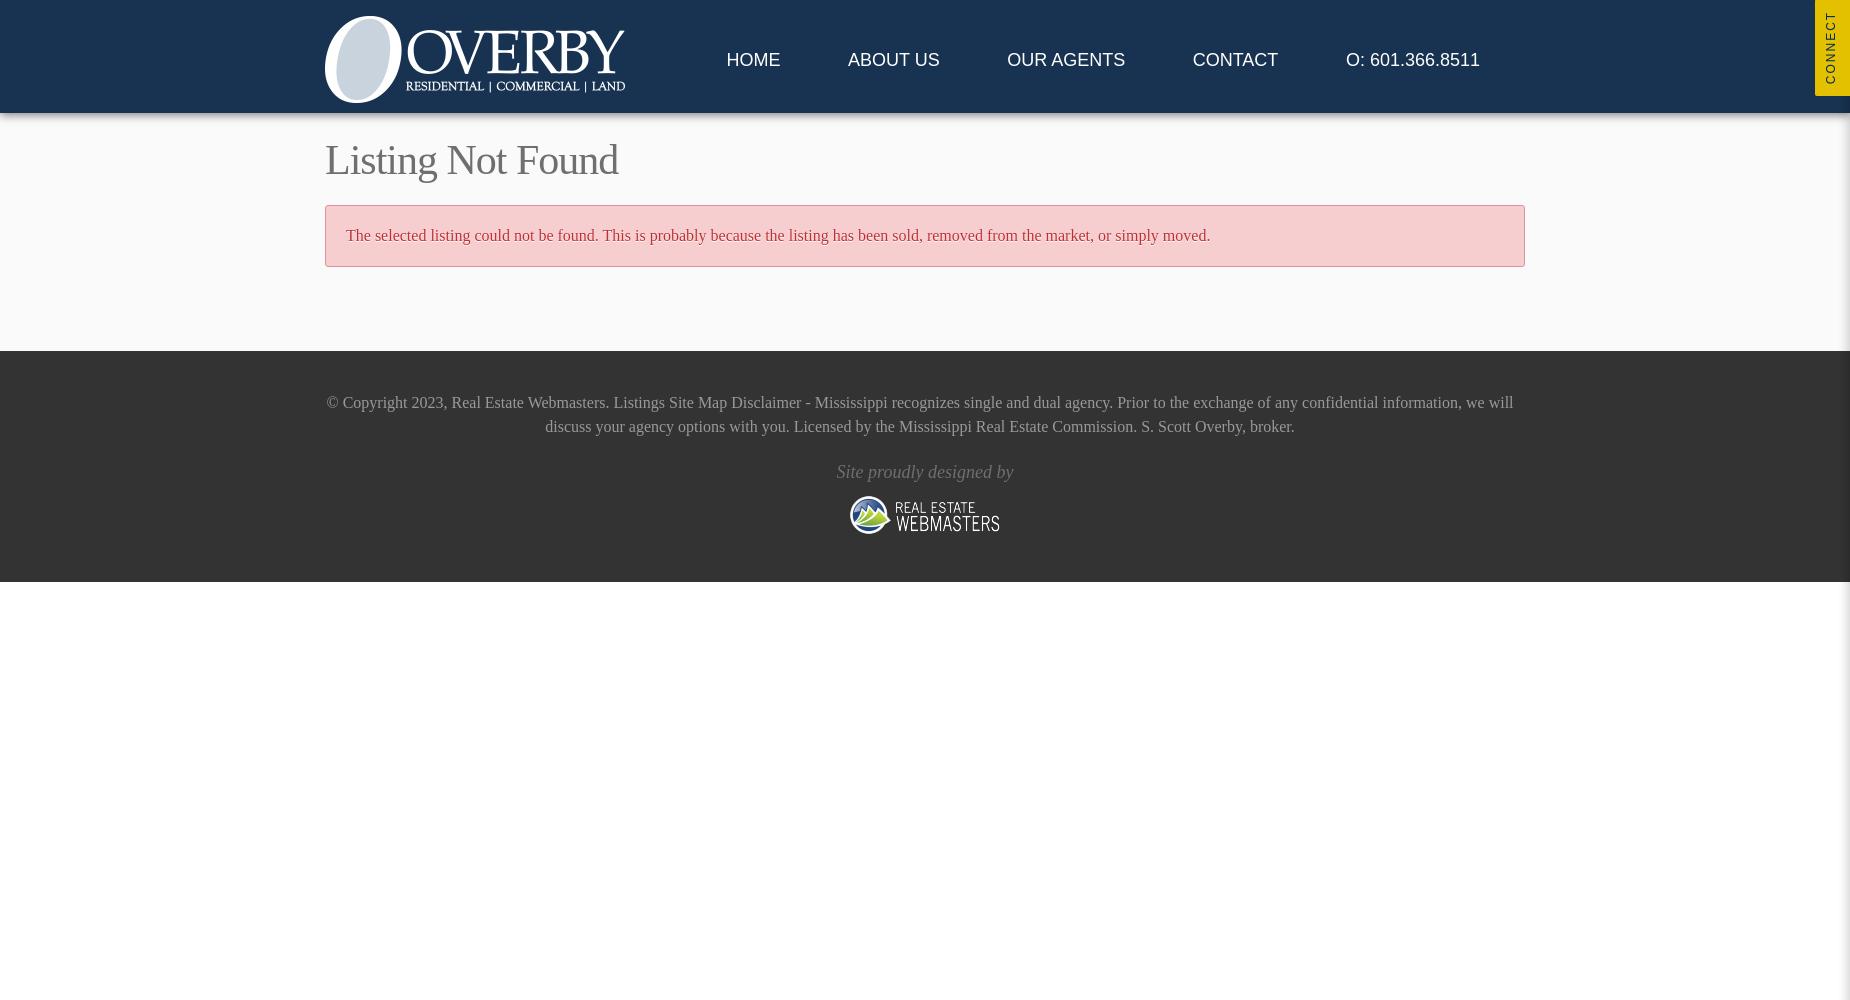 This screenshot has height=1000, width=1850. I want to click on '.', so click(609, 402).